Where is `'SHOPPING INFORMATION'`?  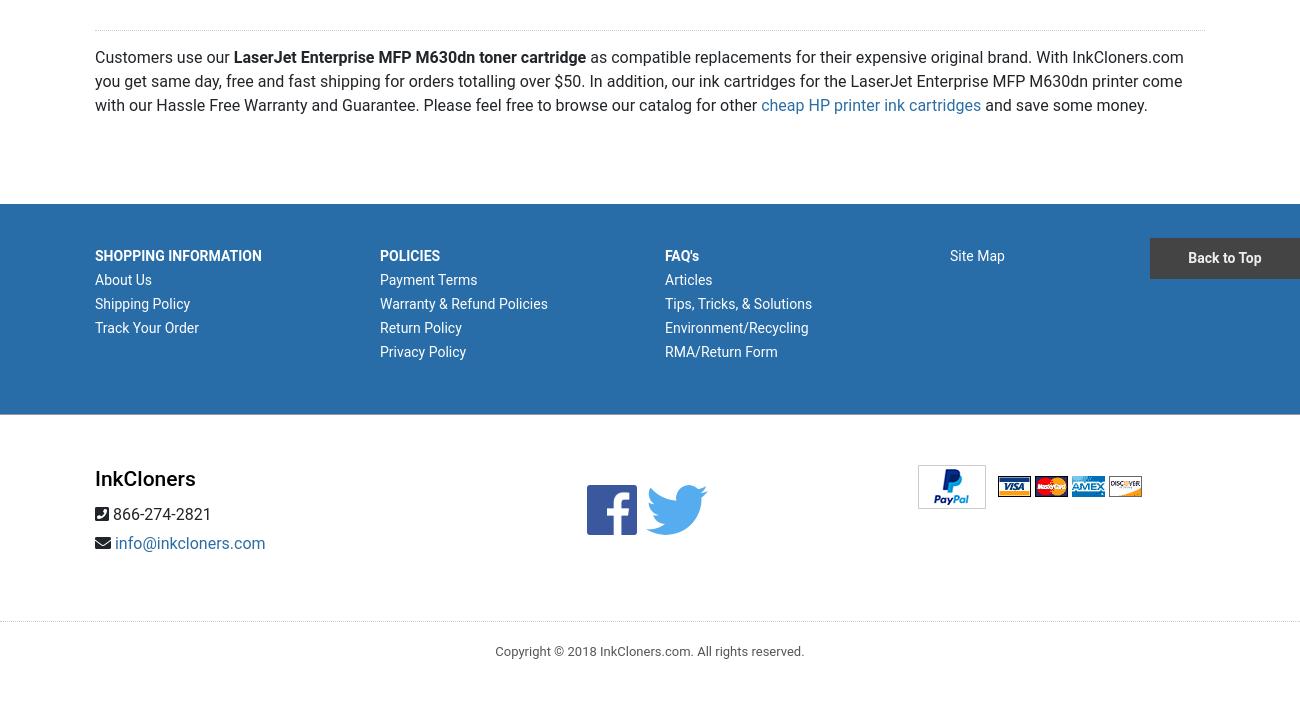
'SHOPPING INFORMATION' is located at coordinates (177, 255).